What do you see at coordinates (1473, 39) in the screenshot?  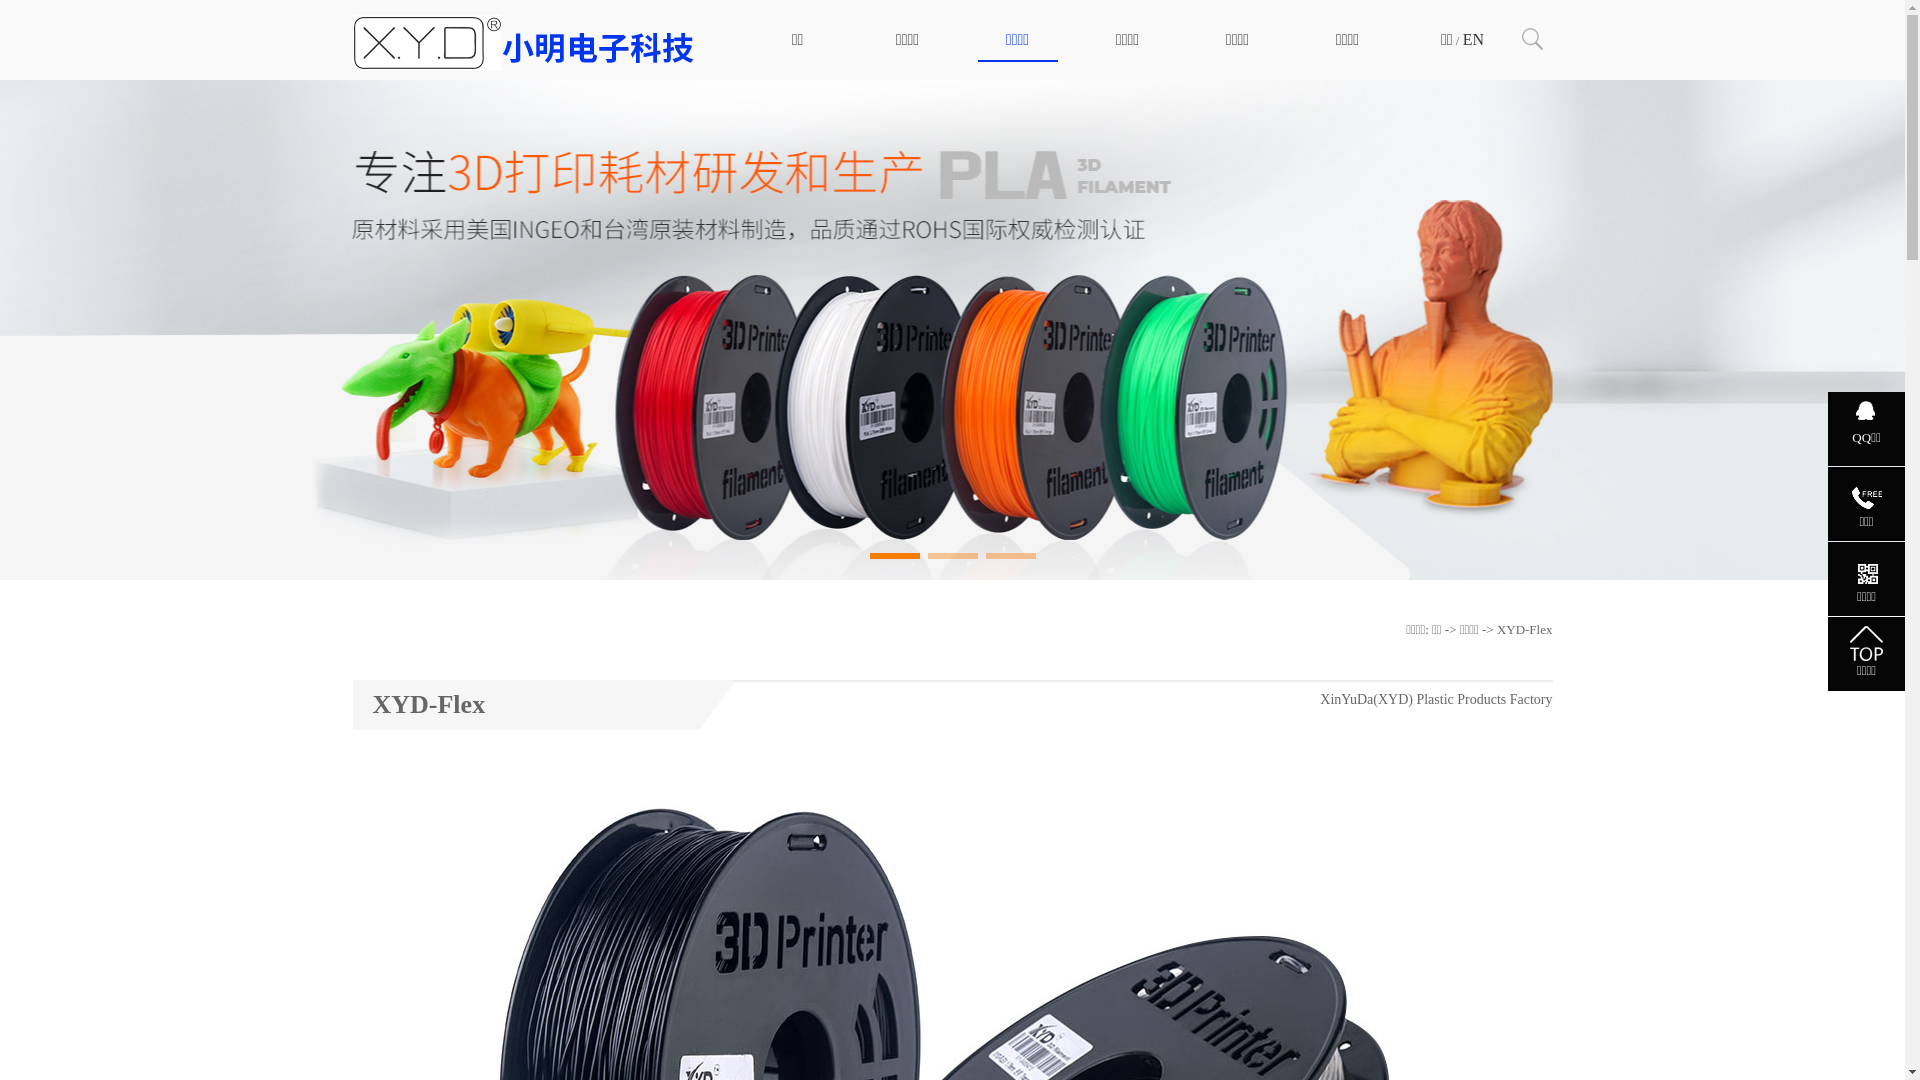 I see `'EN'` at bounding box center [1473, 39].